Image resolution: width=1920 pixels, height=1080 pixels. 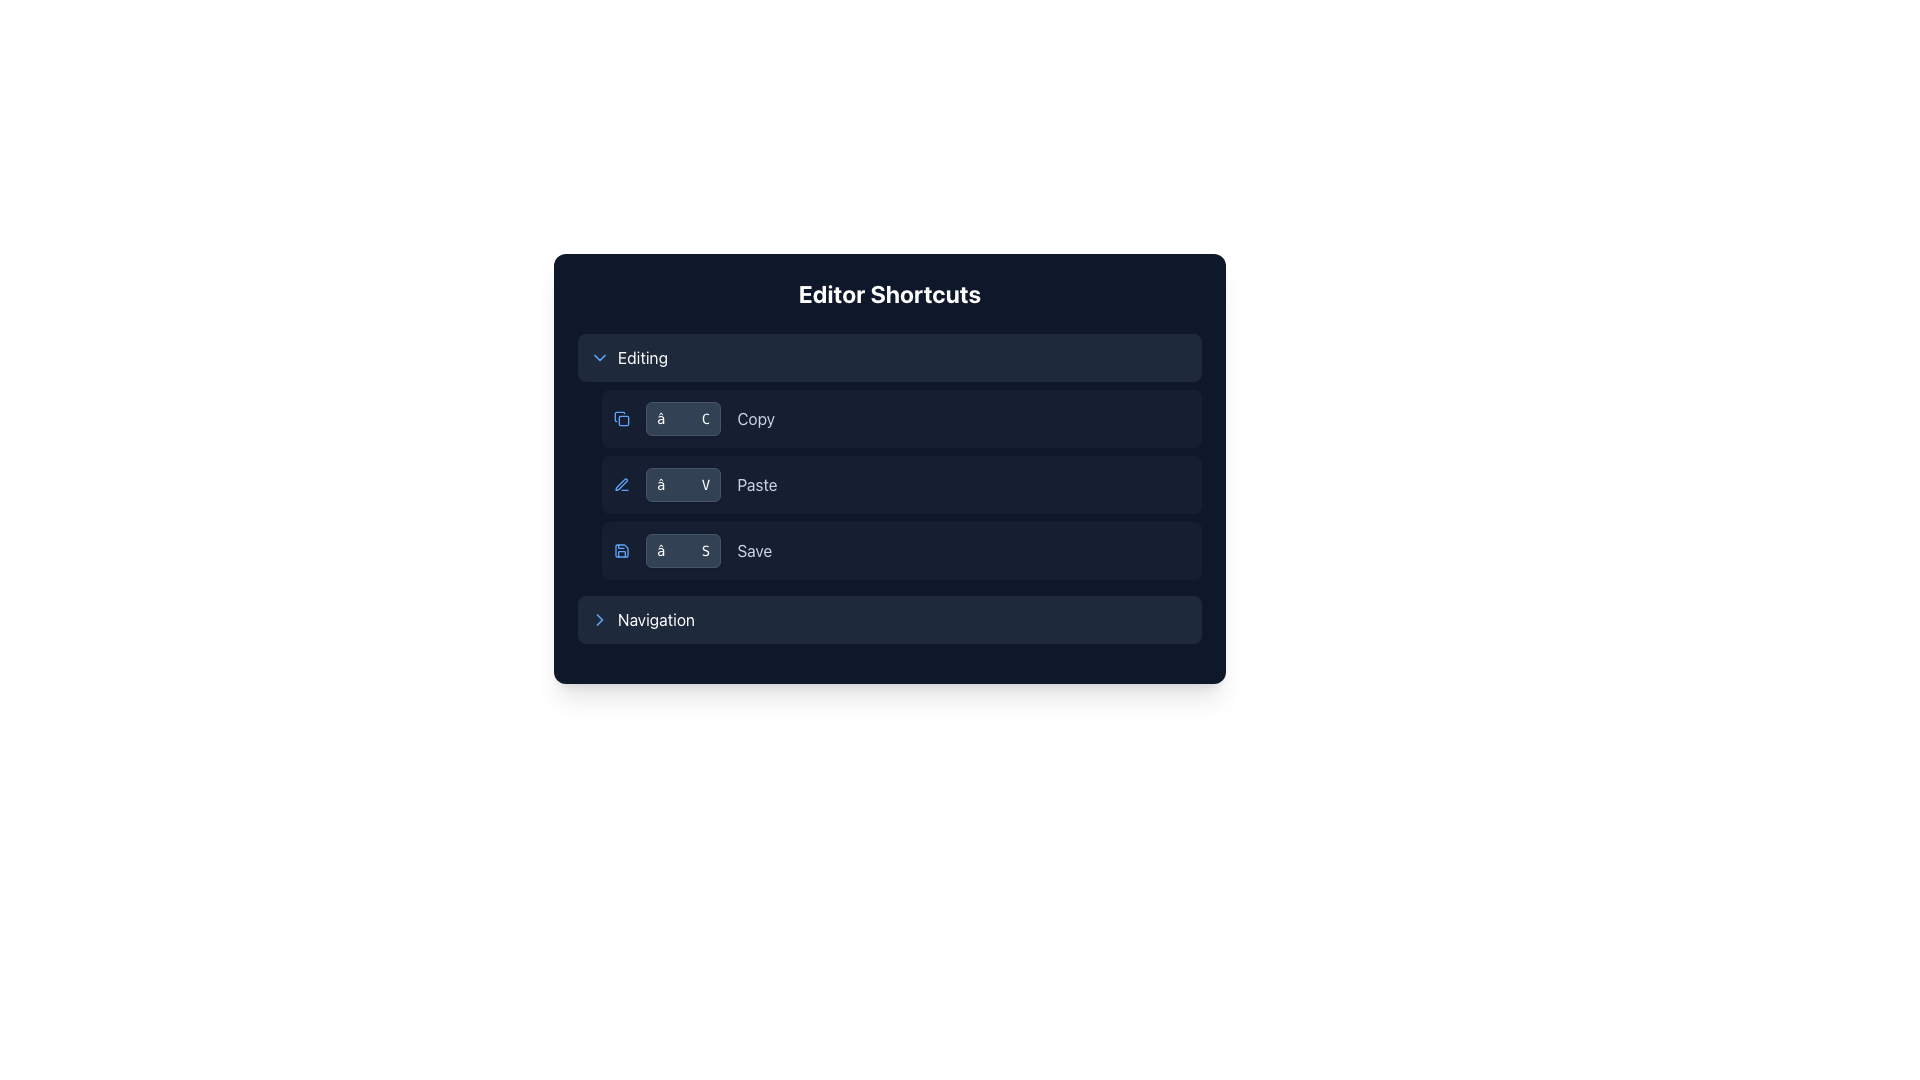 What do you see at coordinates (683, 418) in the screenshot?
I see `and interpret the keyboard shortcut indicator displaying ⌘ + C for the 'Copy' operation, located in the 'Editing' section of the 'Editor Shortcuts' interface` at bounding box center [683, 418].